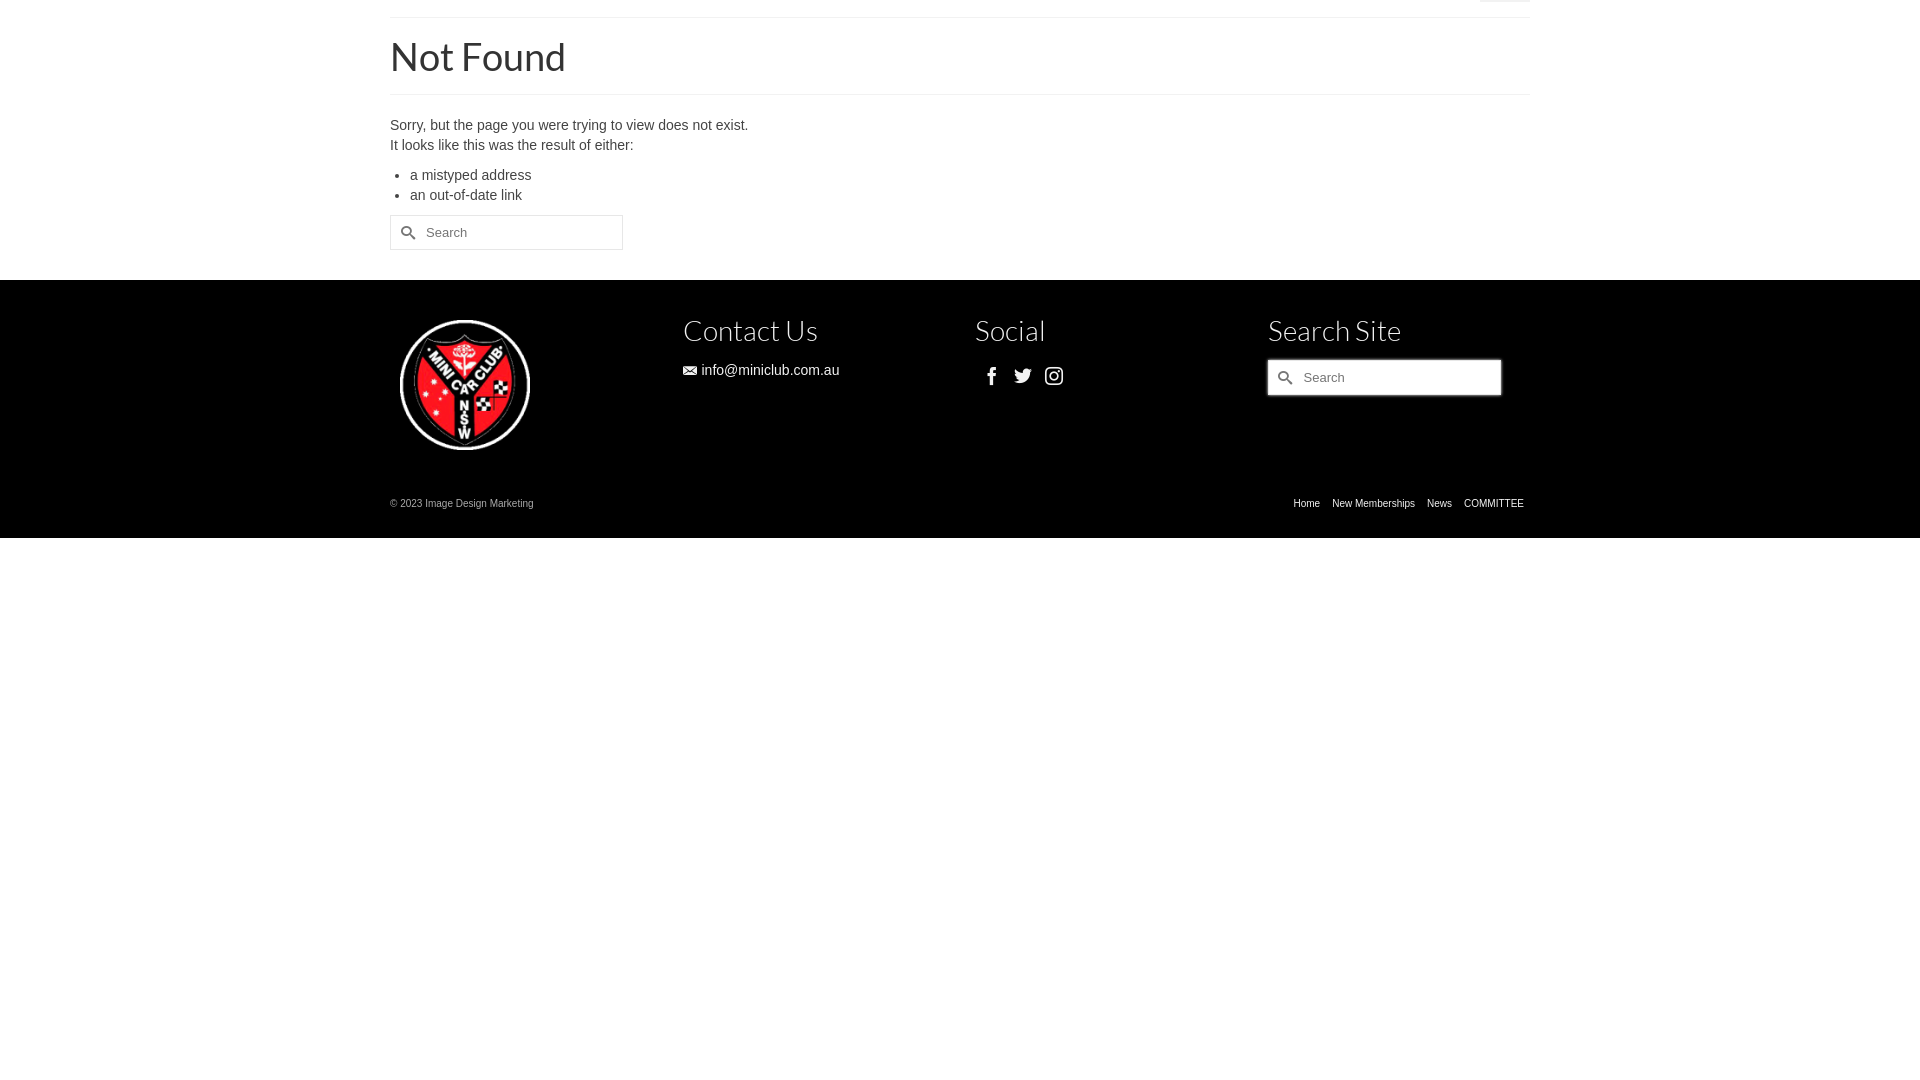 The image size is (1920, 1080). I want to click on 'New Memberships', so click(1372, 503).